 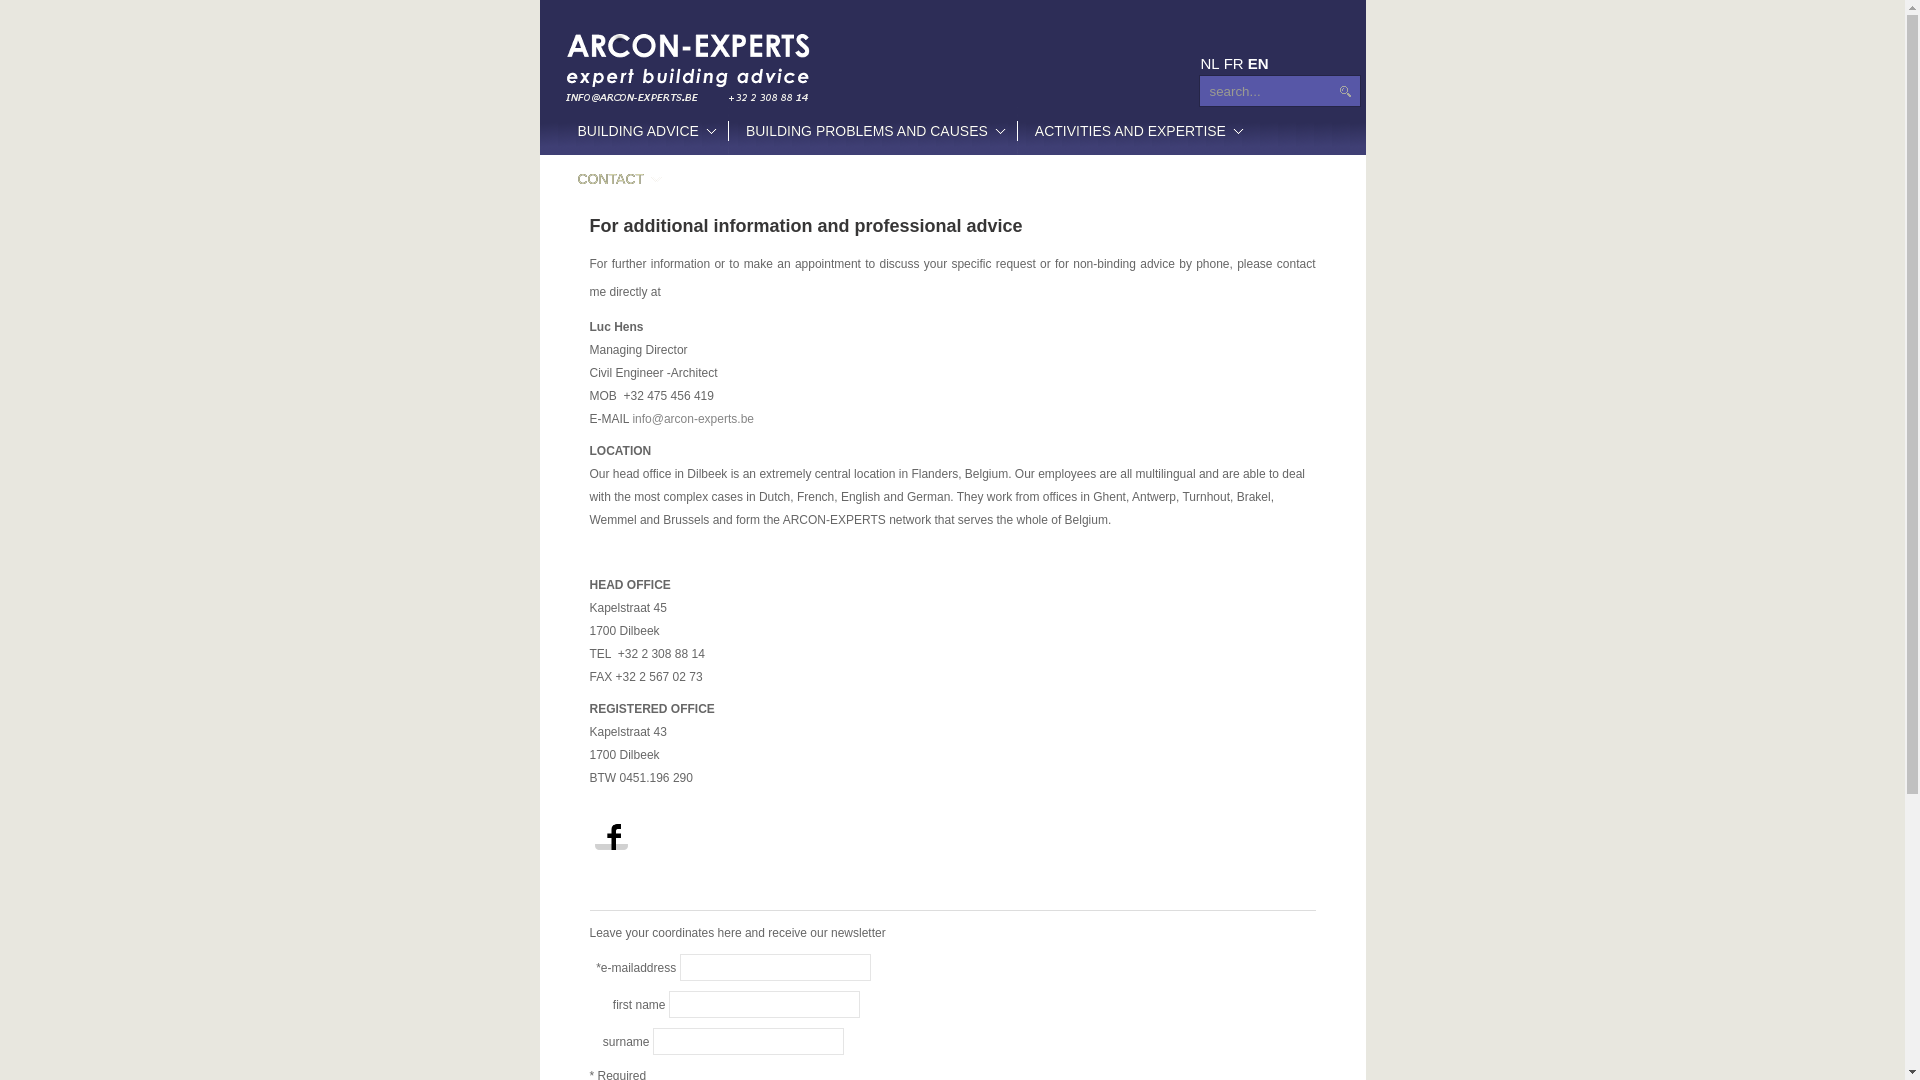 I want to click on 'BUILDING PROBLEMS AND CAUSES', so click(x=872, y=131).